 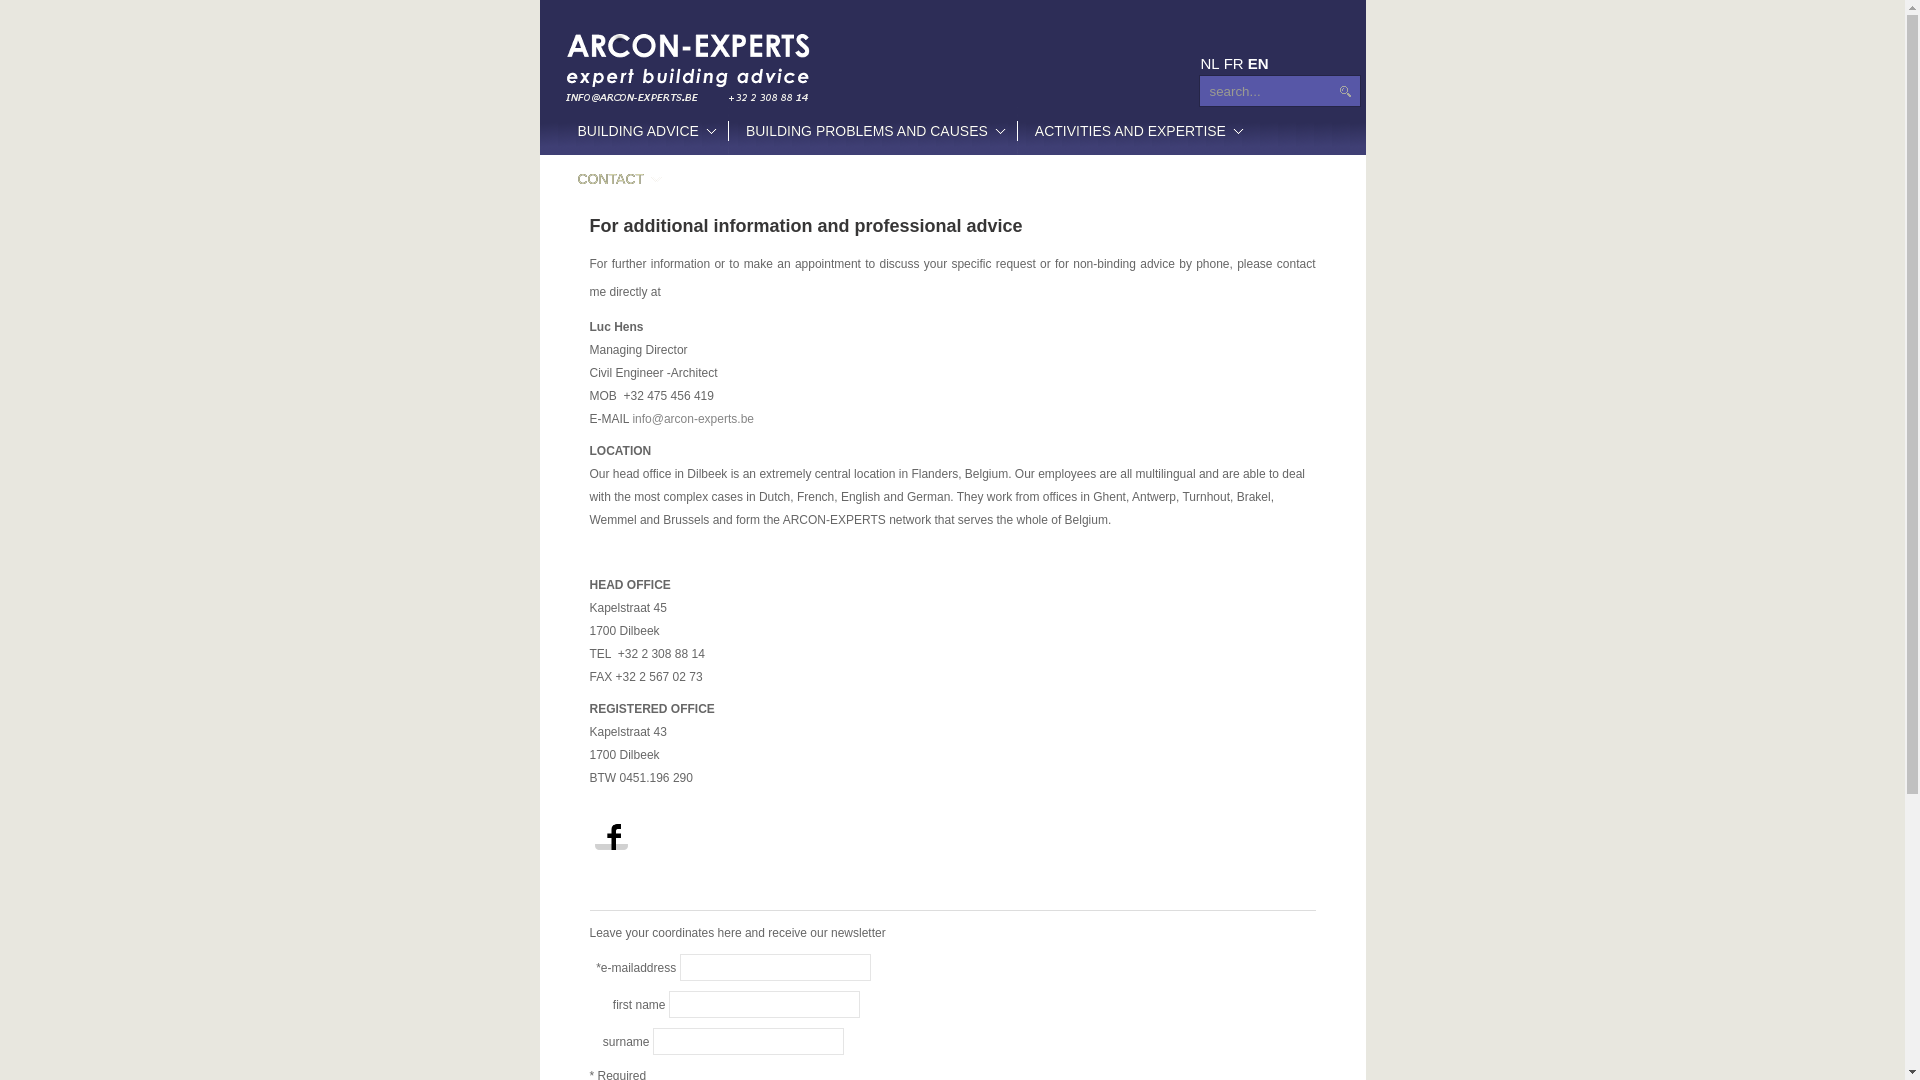 I want to click on 'BUILDING PROBLEMS AND CAUSES', so click(x=872, y=131).